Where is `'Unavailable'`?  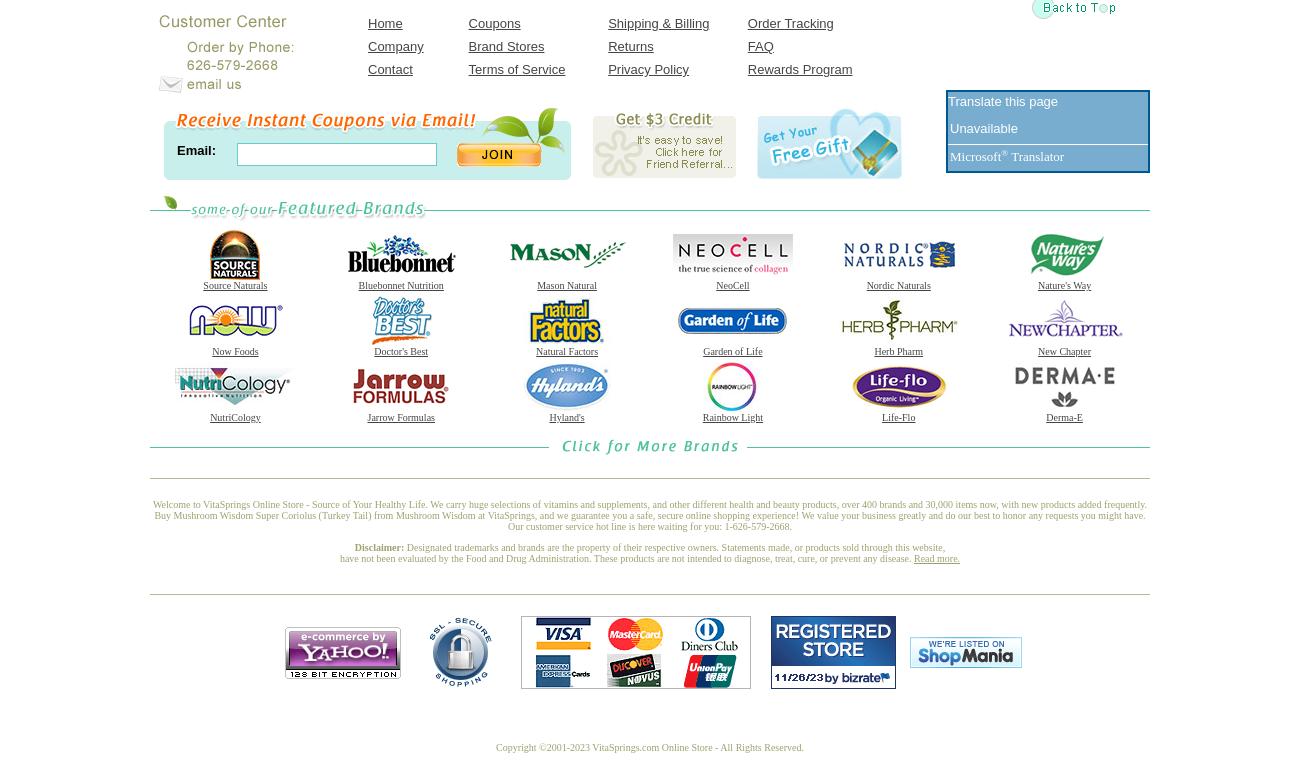
'Unavailable' is located at coordinates (982, 128).